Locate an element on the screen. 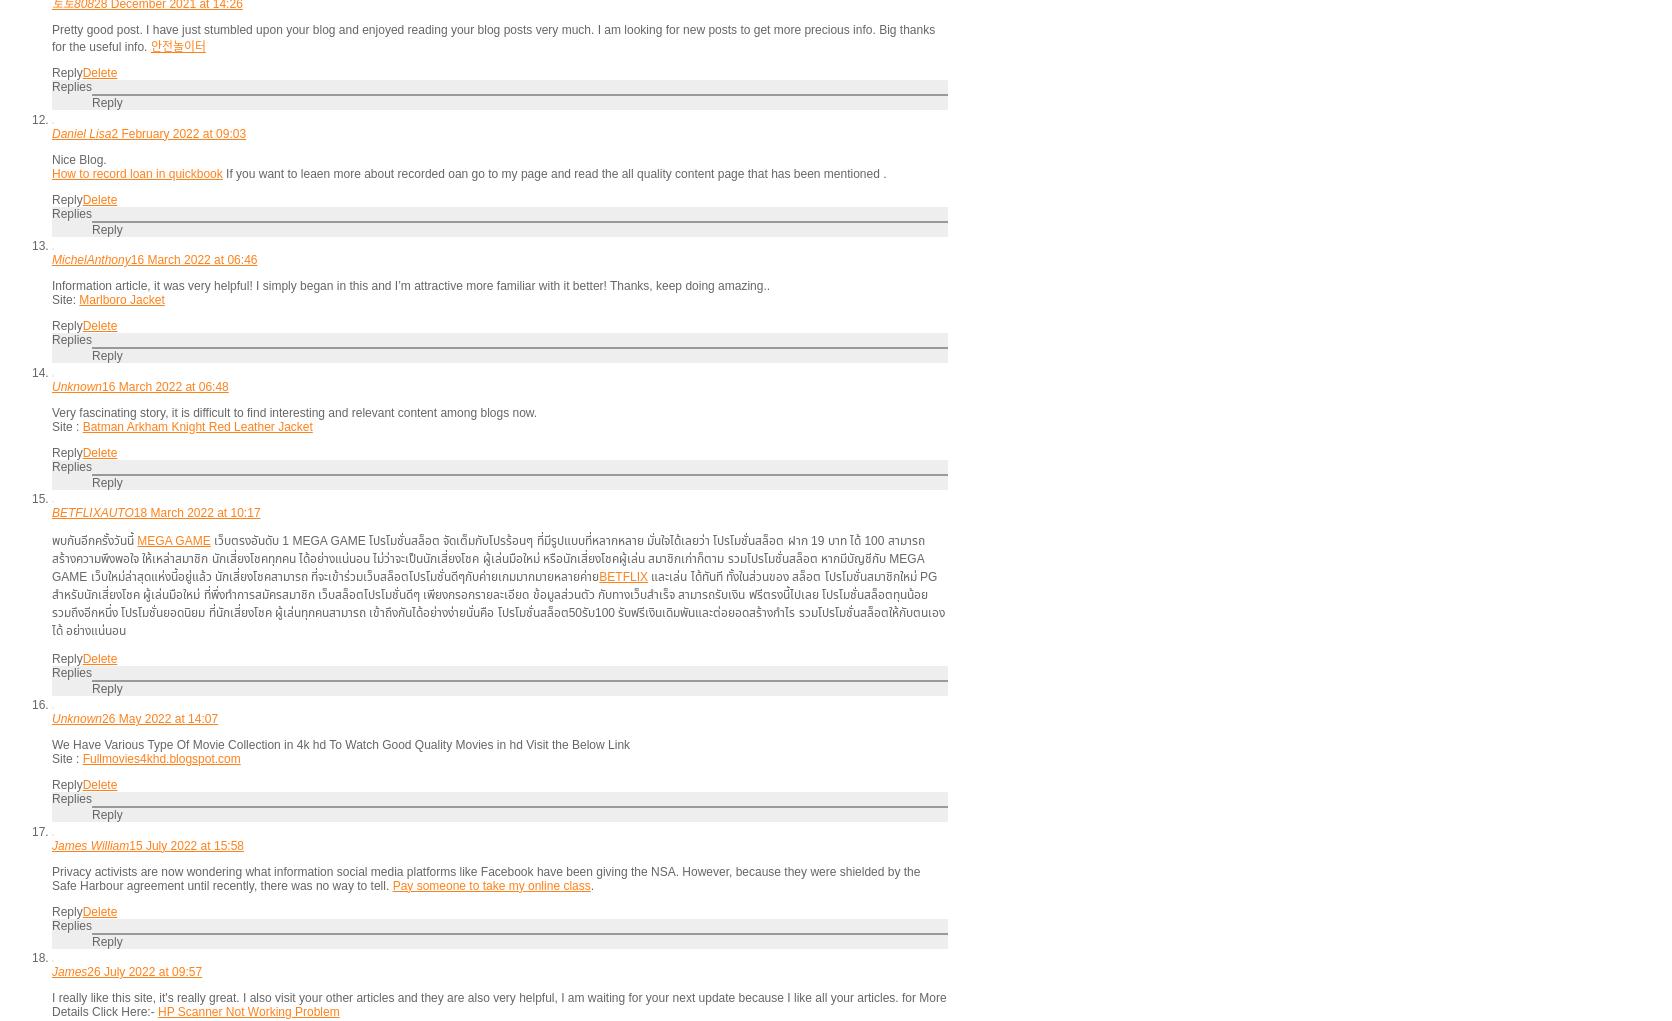 This screenshot has width=1672, height=1021. '26 July 2022 at 09:57' is located at coordinates (86, 970).